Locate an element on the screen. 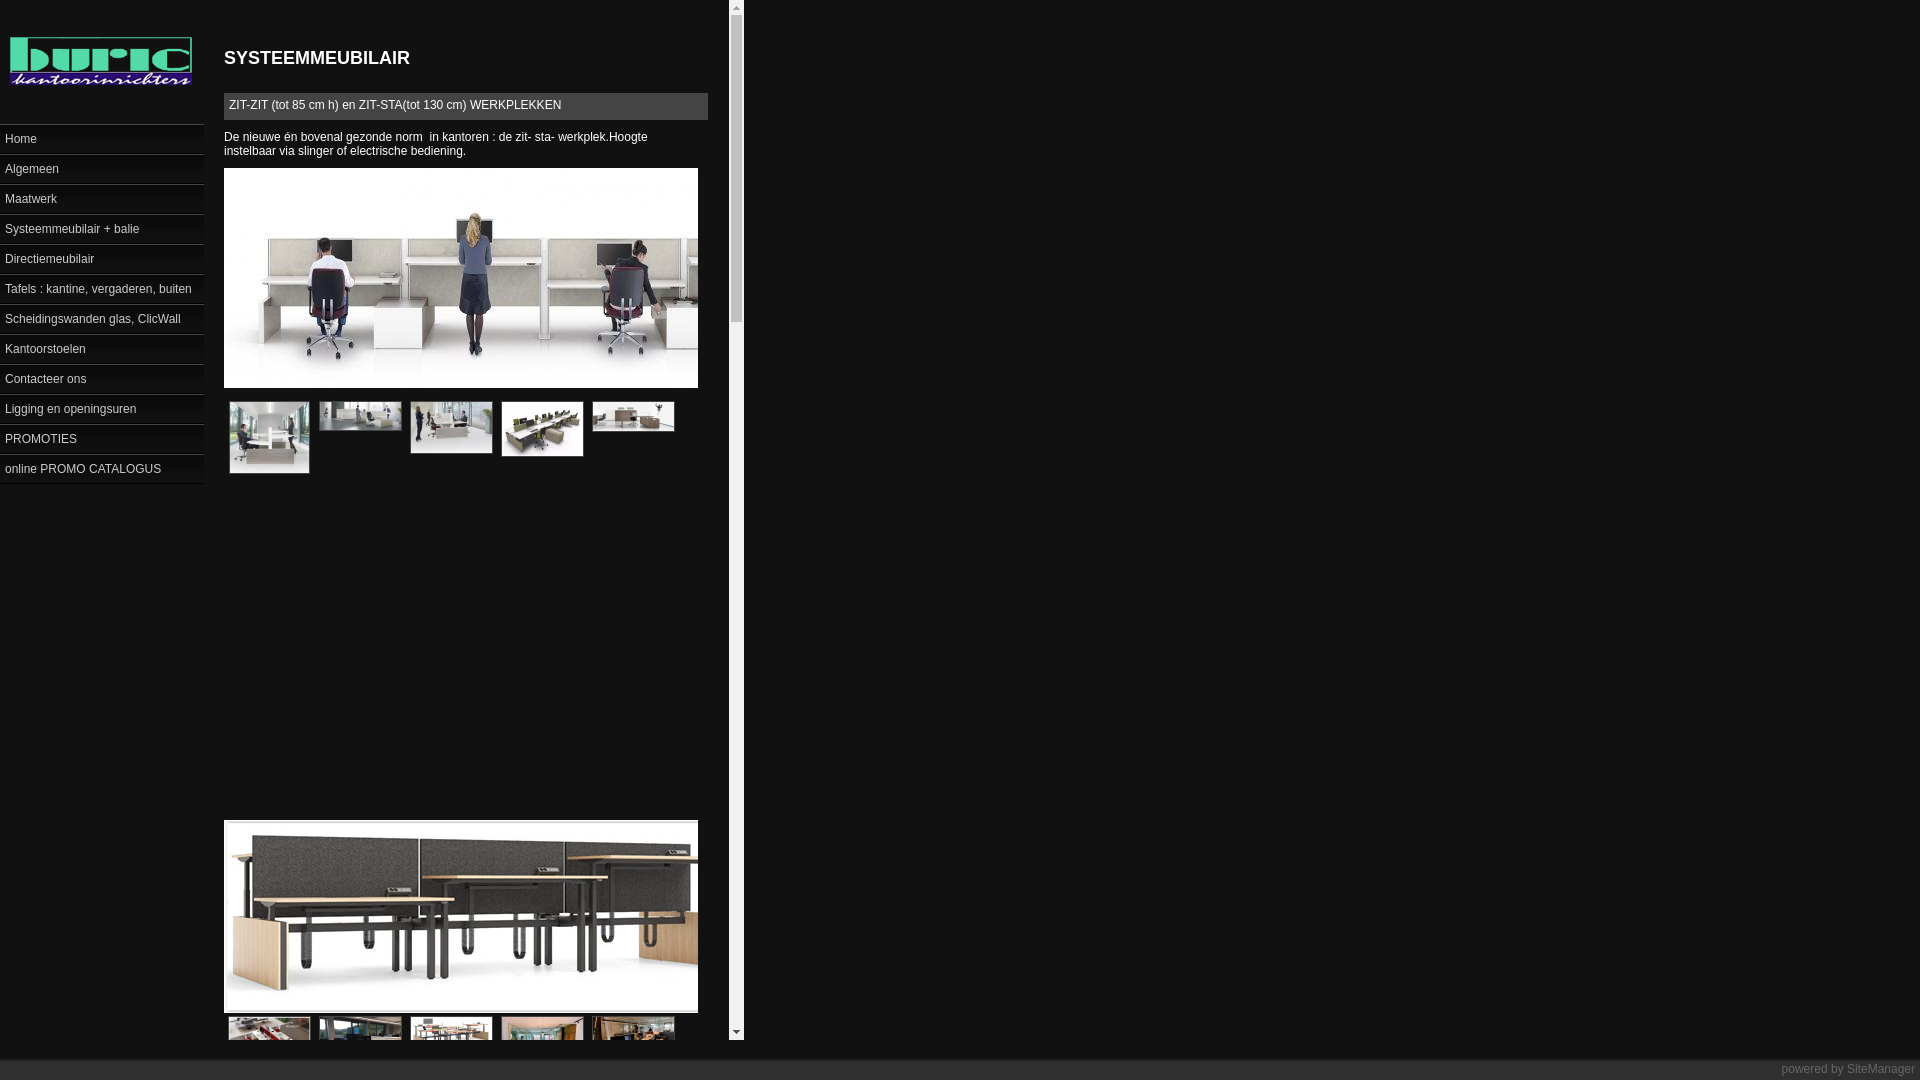  'Contacteer ons' is located at coordinates (100, 378).